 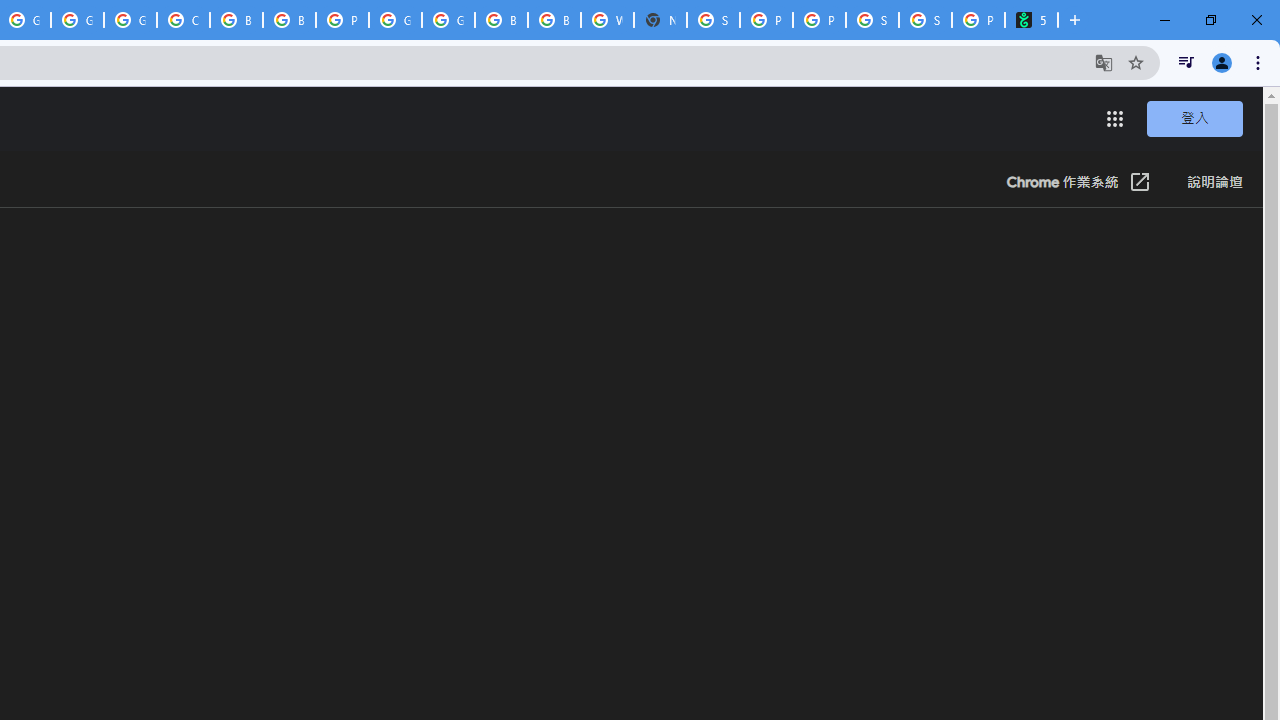 I want to click on 'Translate this page', so click(x=1103, y=61).